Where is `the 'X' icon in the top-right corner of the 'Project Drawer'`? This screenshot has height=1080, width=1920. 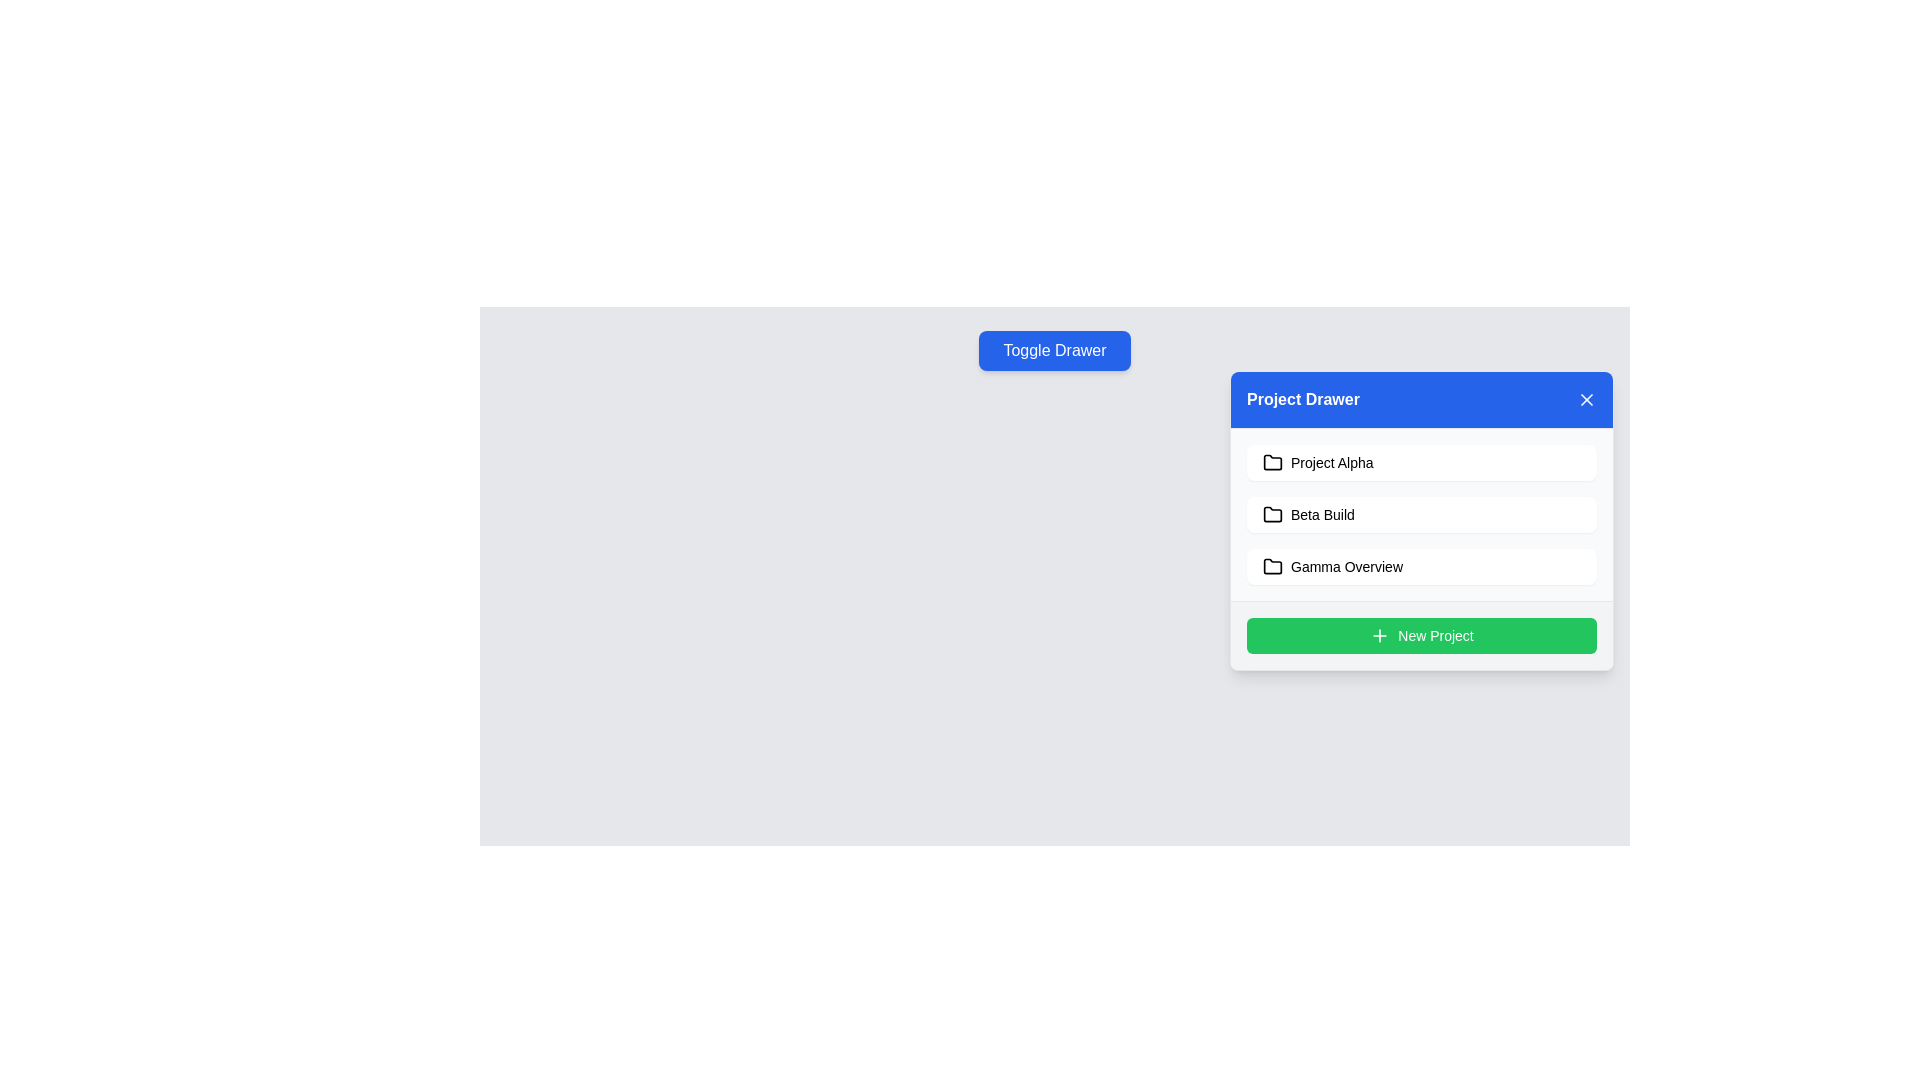 the 'X' icon in the top-right corner of the 'Project Drawer' is located at coordinates (1586, 400).